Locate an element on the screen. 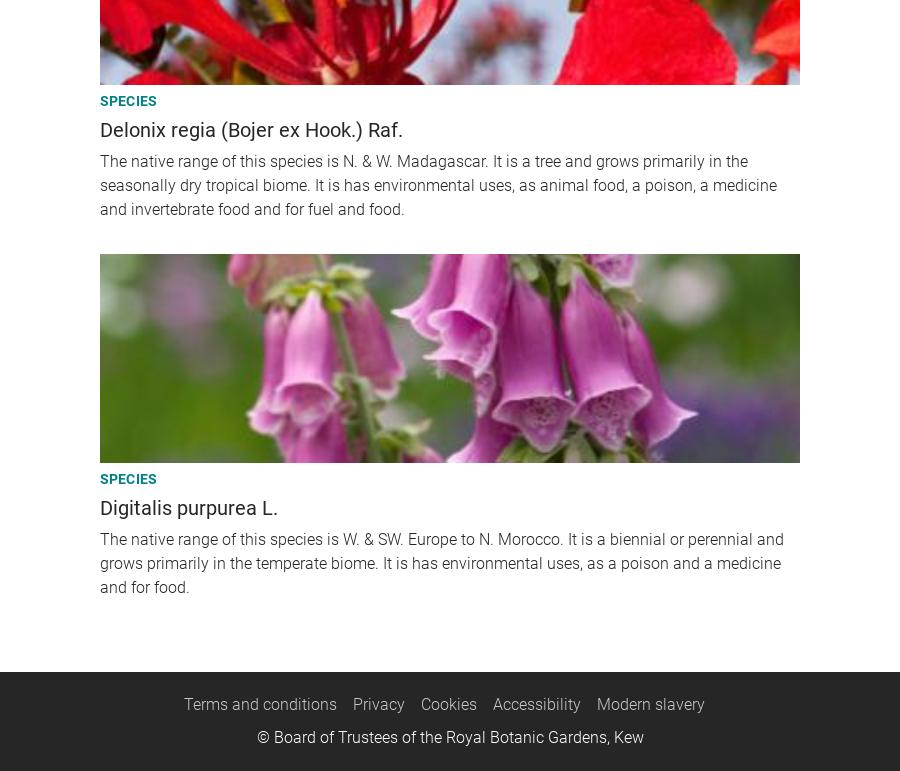 The width and height of the screenshot is (900, 771). '© Board of Trustees of the Royal Botanic Gardens, Kew' is located at coordinates (449, 736).